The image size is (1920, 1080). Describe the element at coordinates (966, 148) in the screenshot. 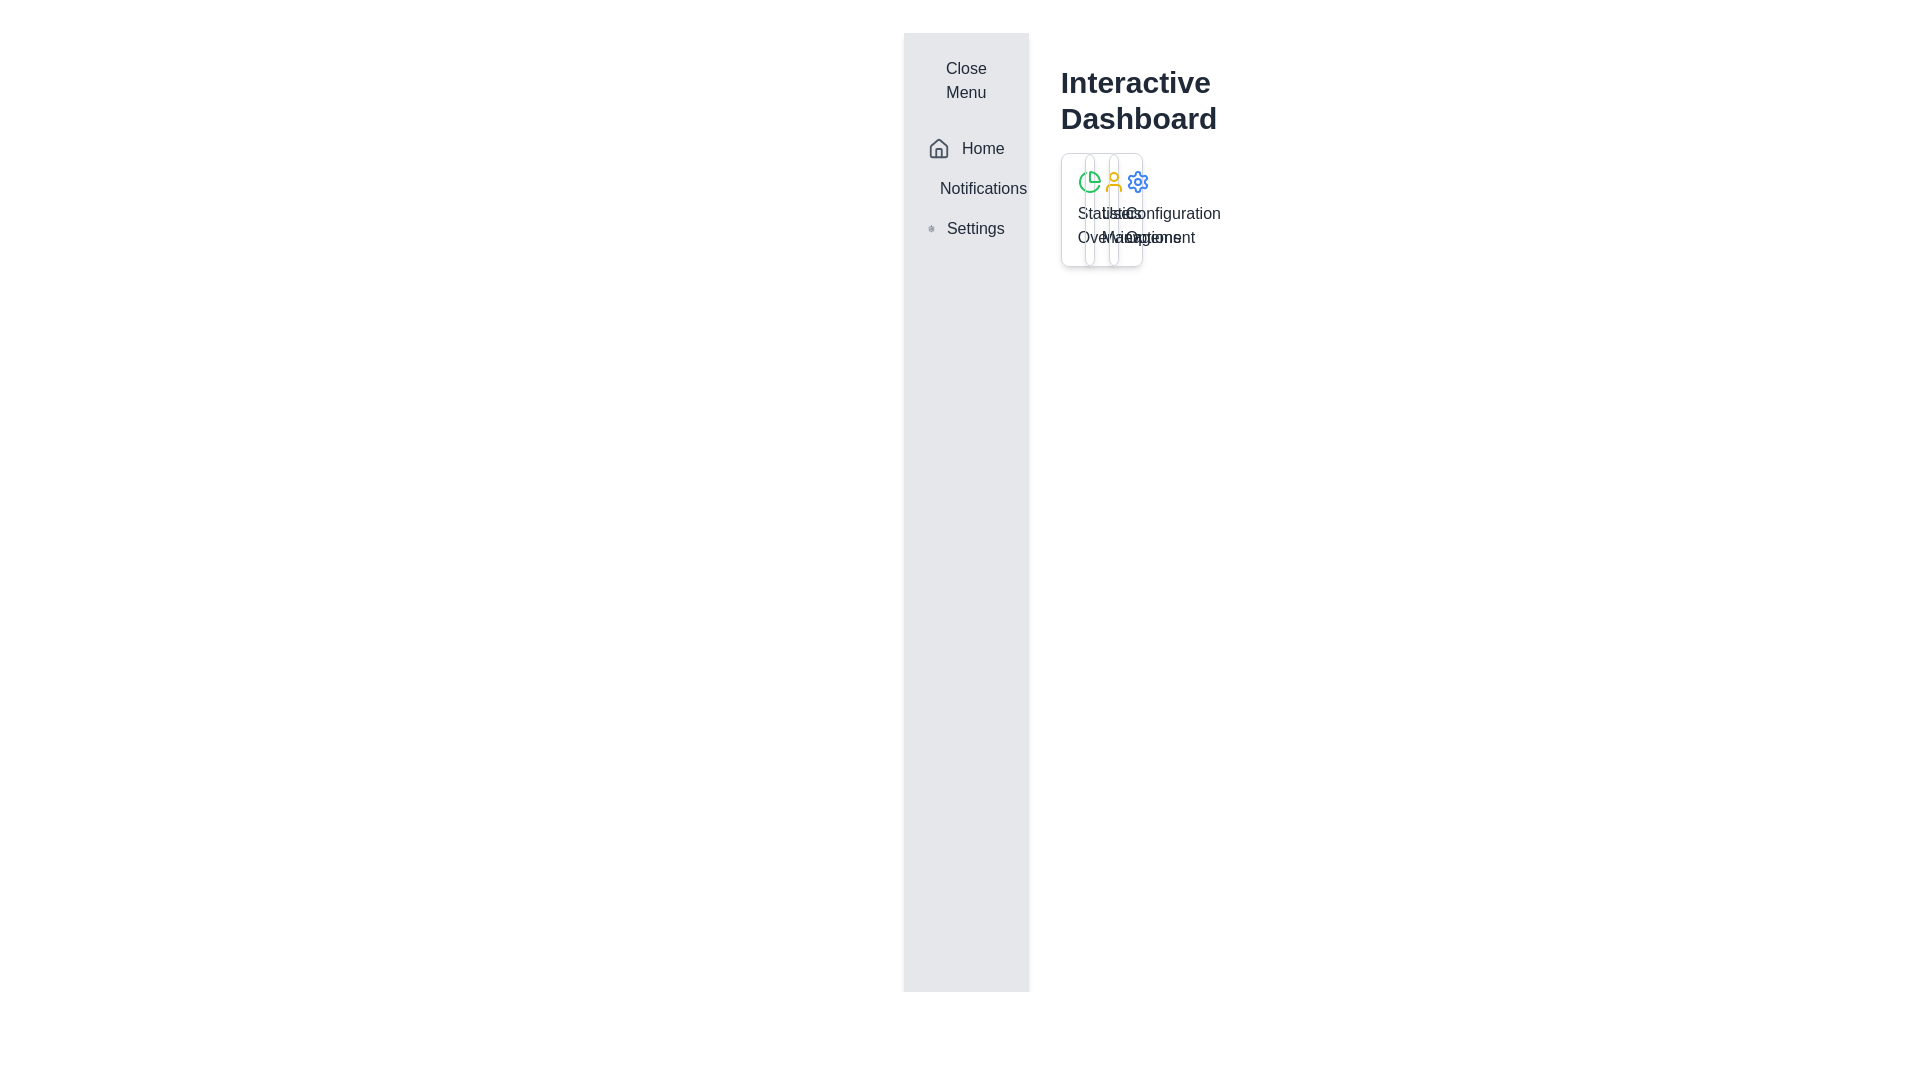

I see `the first item in the vertical list of the Navigation menu` at that location.